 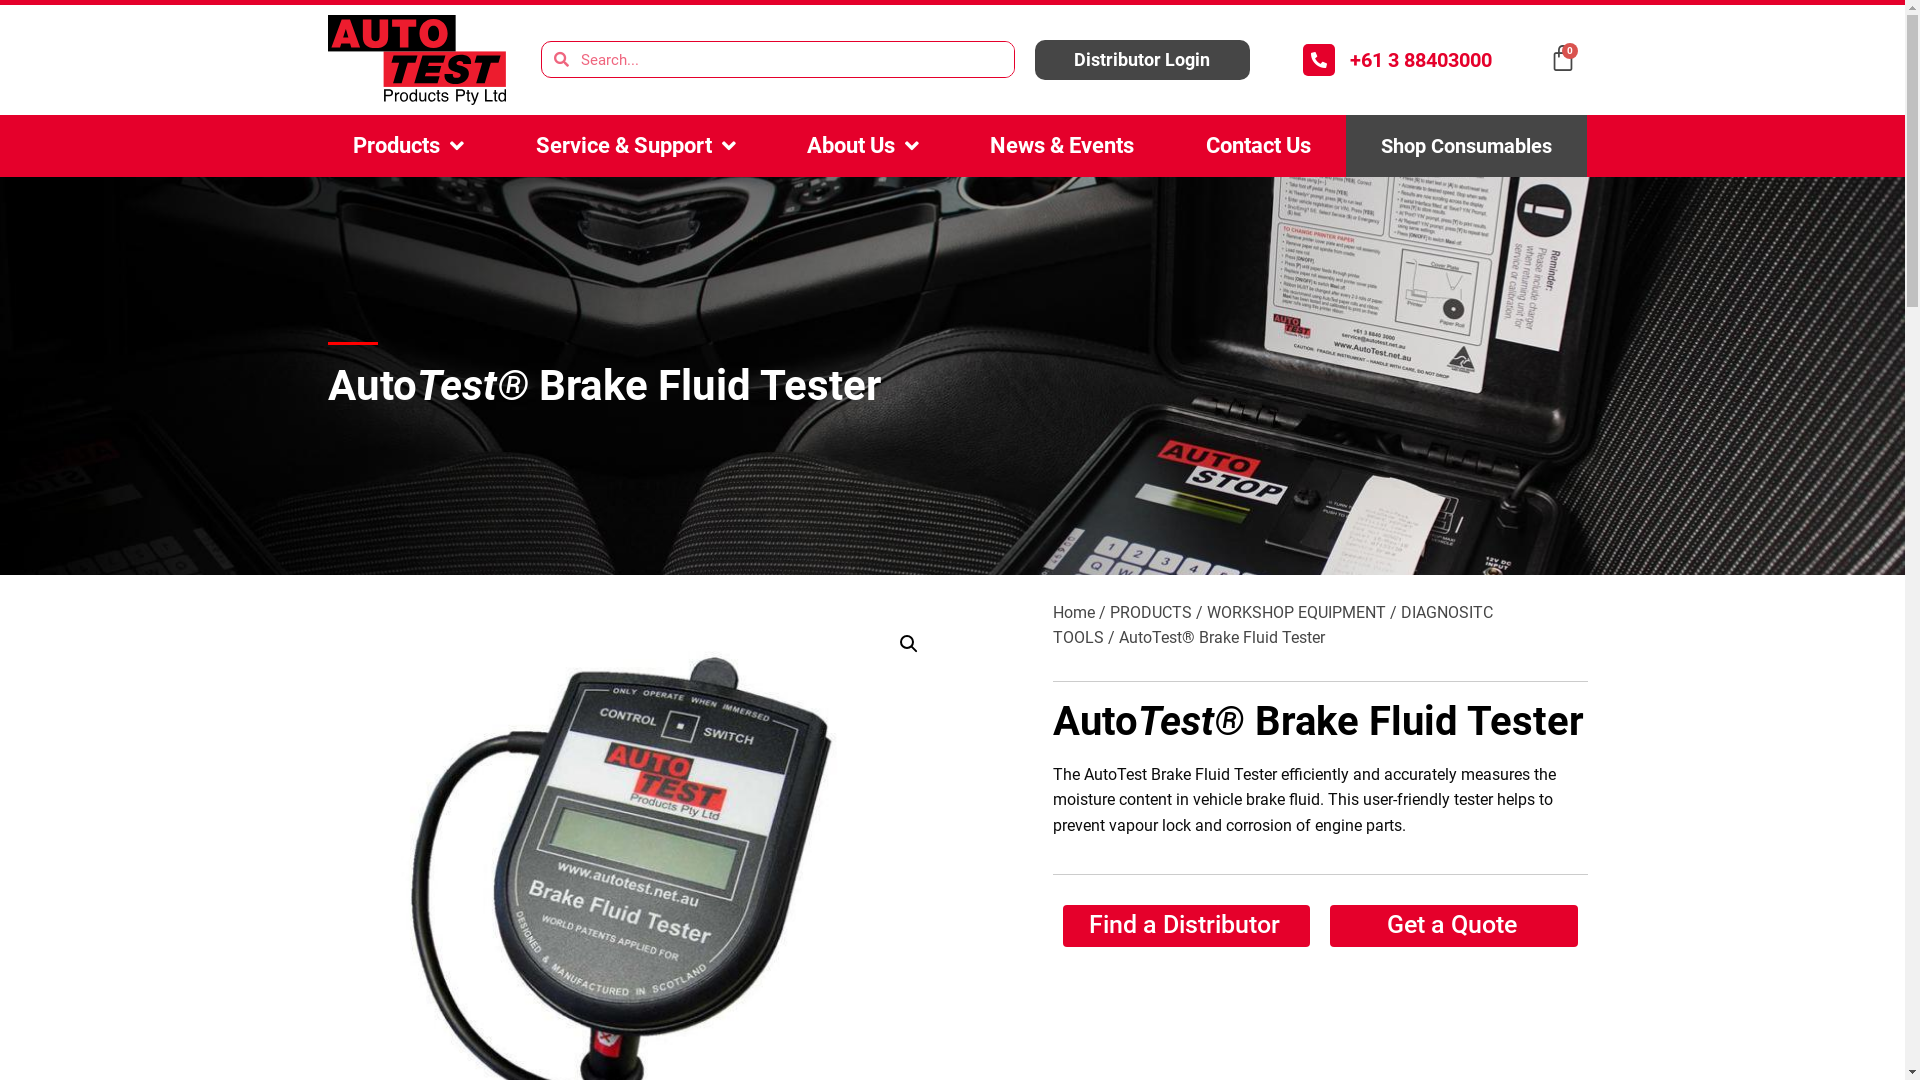 What do you see at coordinates (1151, 611) in the screenshot?
I see `'PRODUCTS'` at bounding box center [1151, 611].